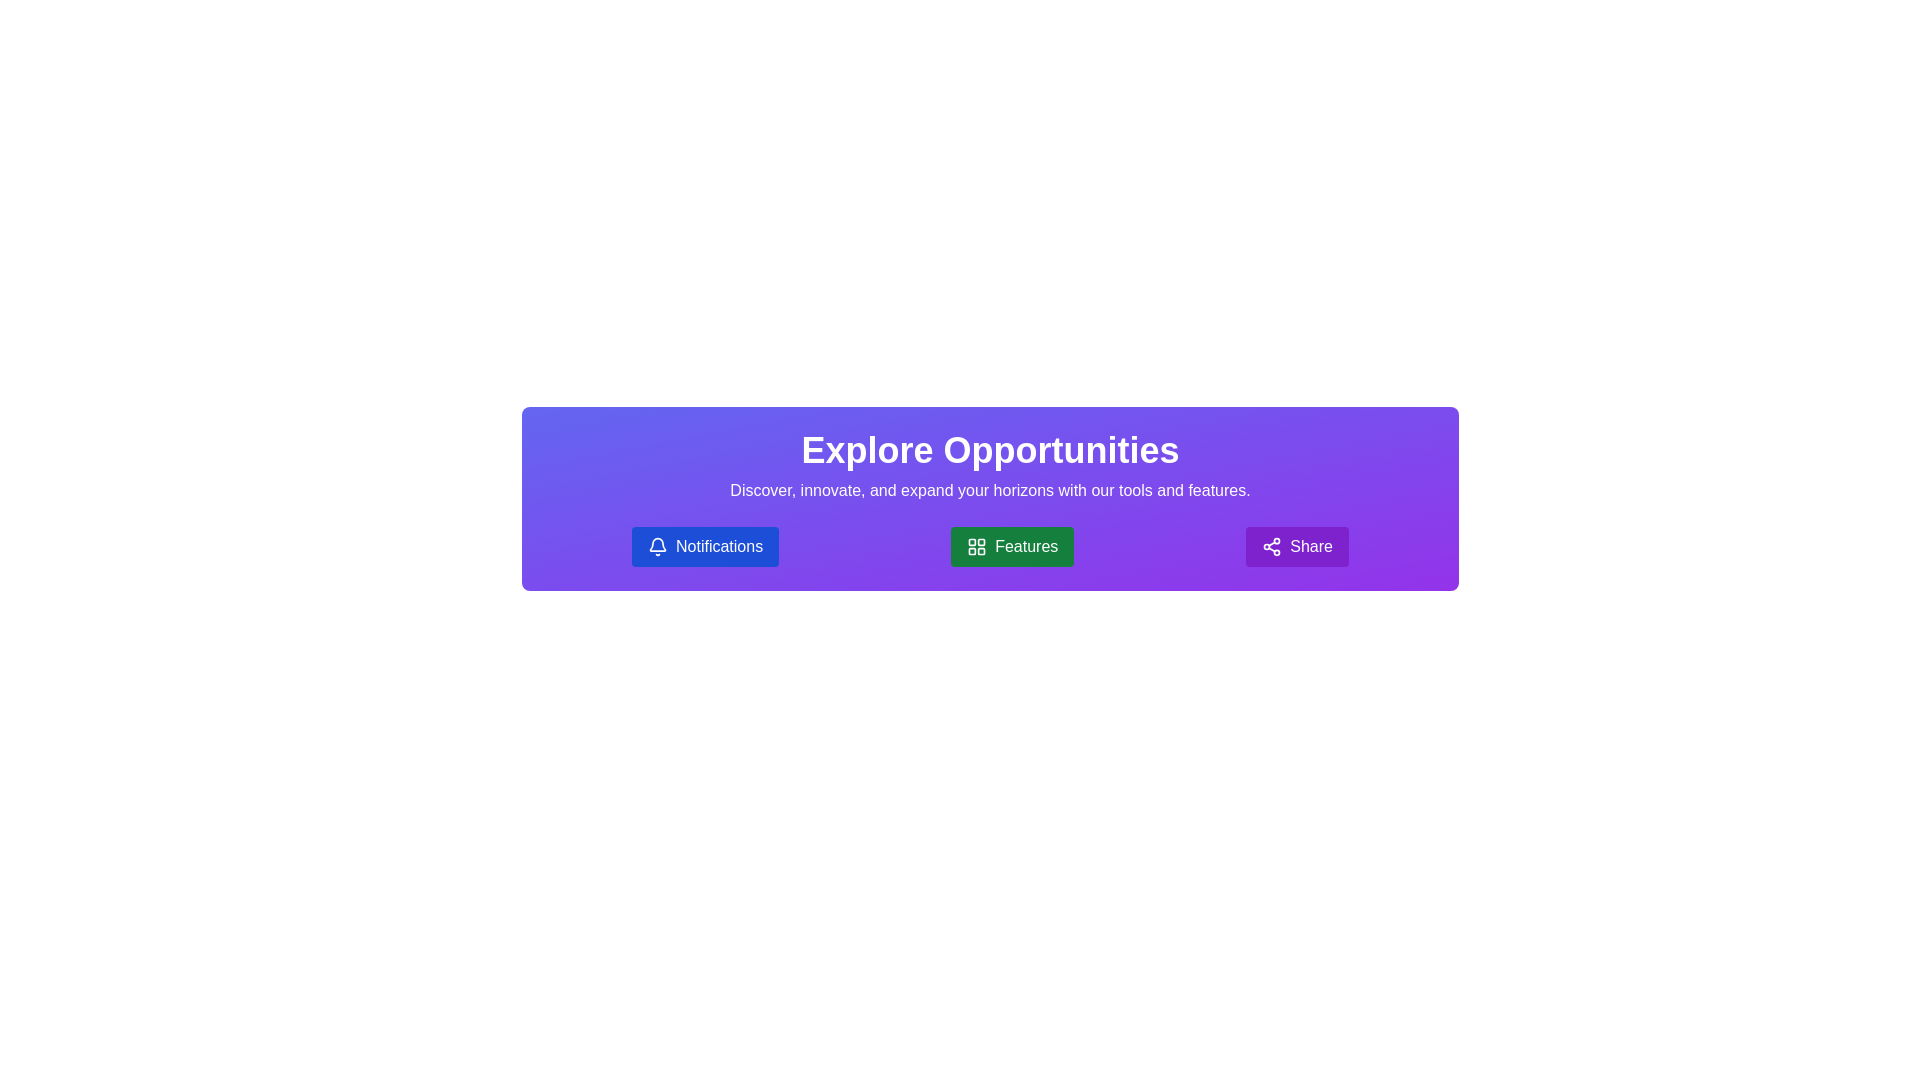 This screenshot has height=1080, width=1920. What do you see at coordinates (977, 547) in the screenshot?
I see `SVG-based graphic icon located on the left side of the green 'Features' button, which helps users recognize the button's function related to features or options` at bounding box center [977, 547].